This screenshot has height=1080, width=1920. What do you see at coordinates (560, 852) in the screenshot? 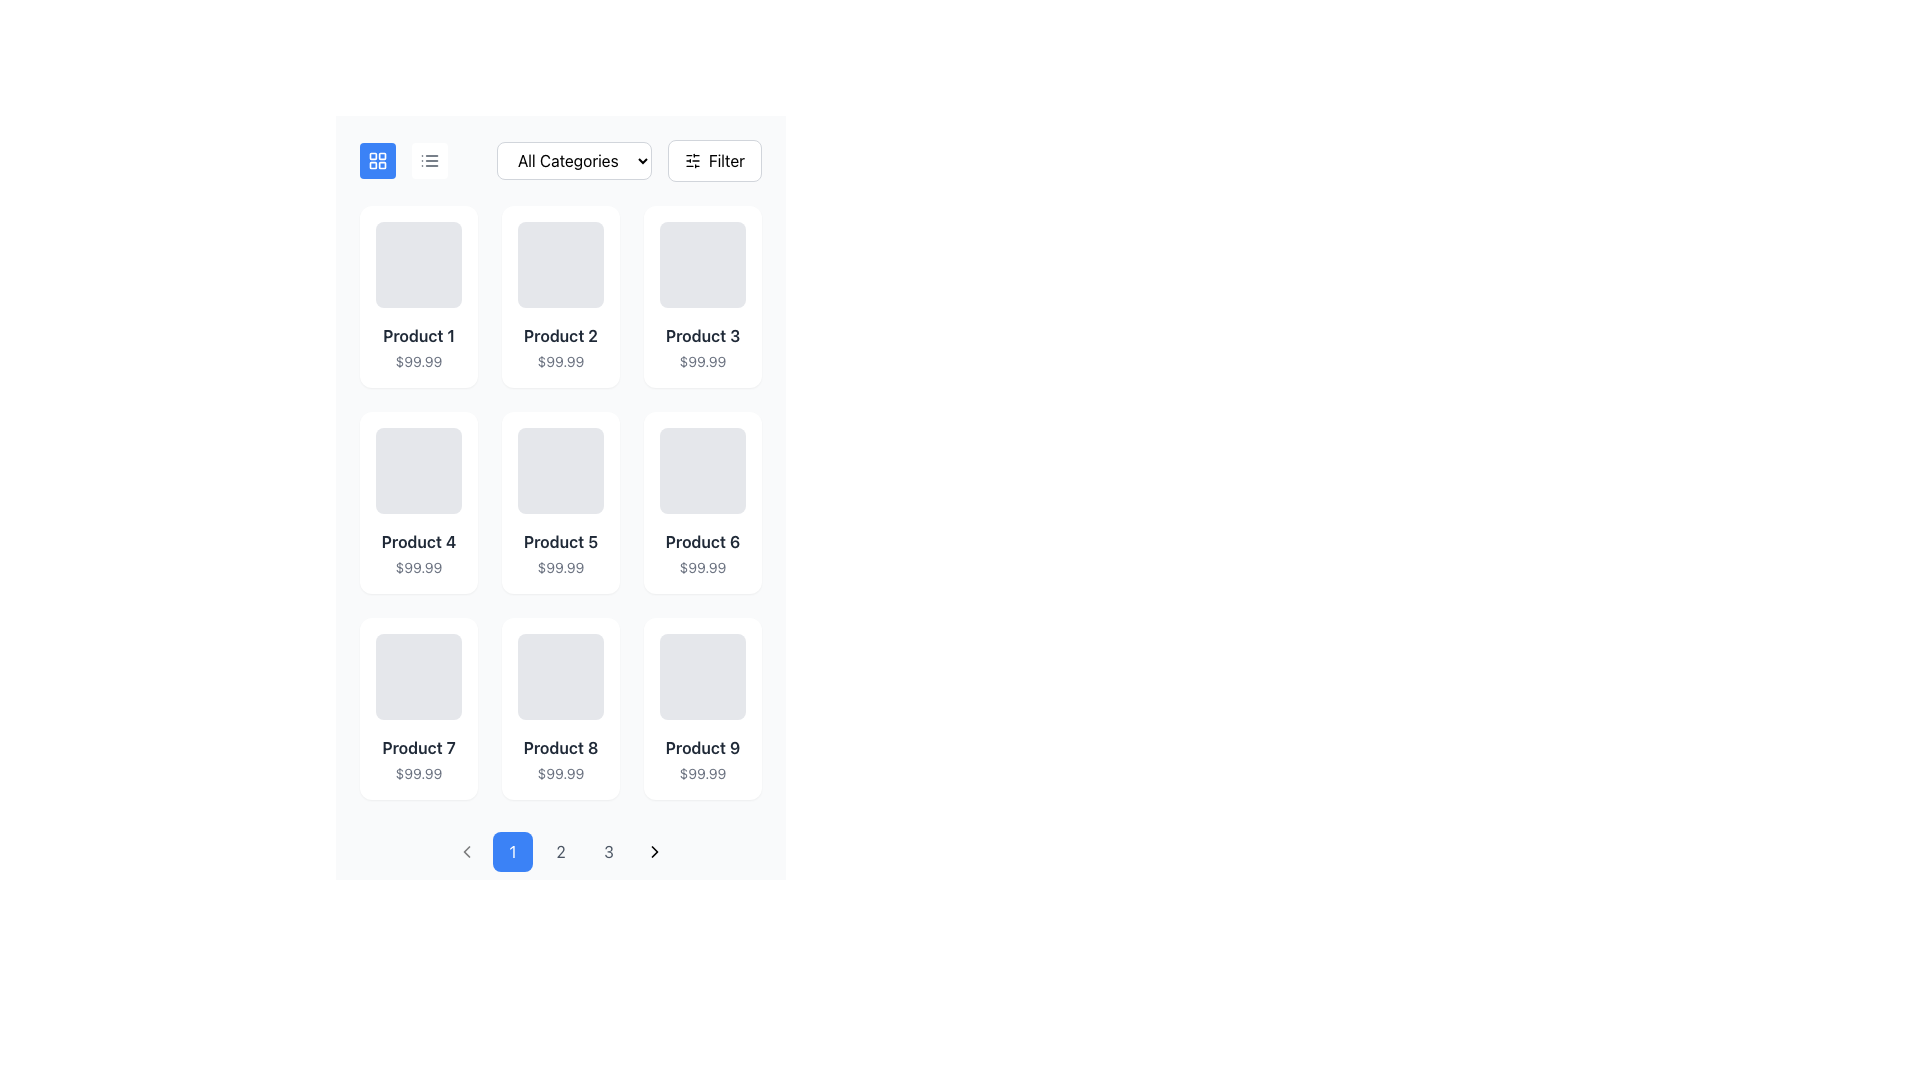
I see `the second button in the pagination control` at bounding box center [560, 852].